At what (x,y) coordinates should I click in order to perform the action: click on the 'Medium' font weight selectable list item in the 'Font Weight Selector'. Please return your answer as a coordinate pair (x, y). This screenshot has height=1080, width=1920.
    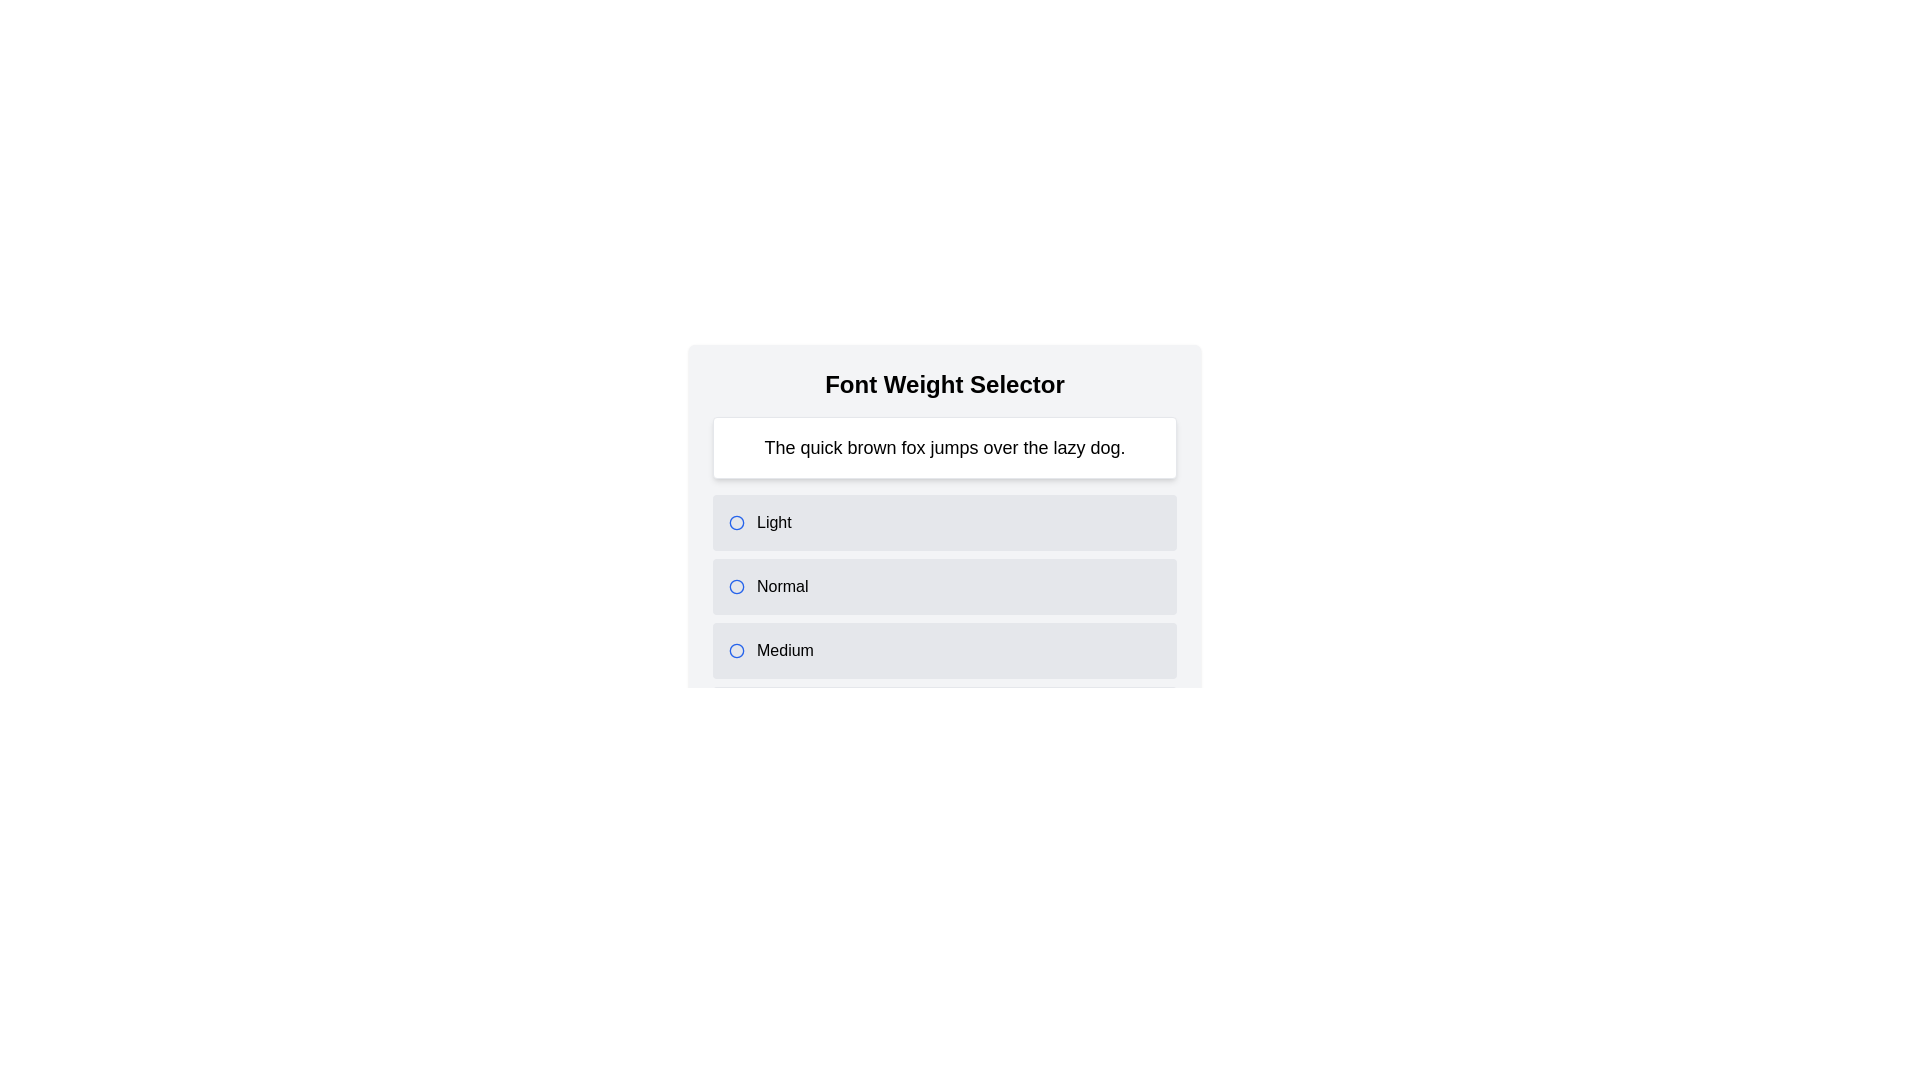
    Looking at the image, I should click on (944, 651).